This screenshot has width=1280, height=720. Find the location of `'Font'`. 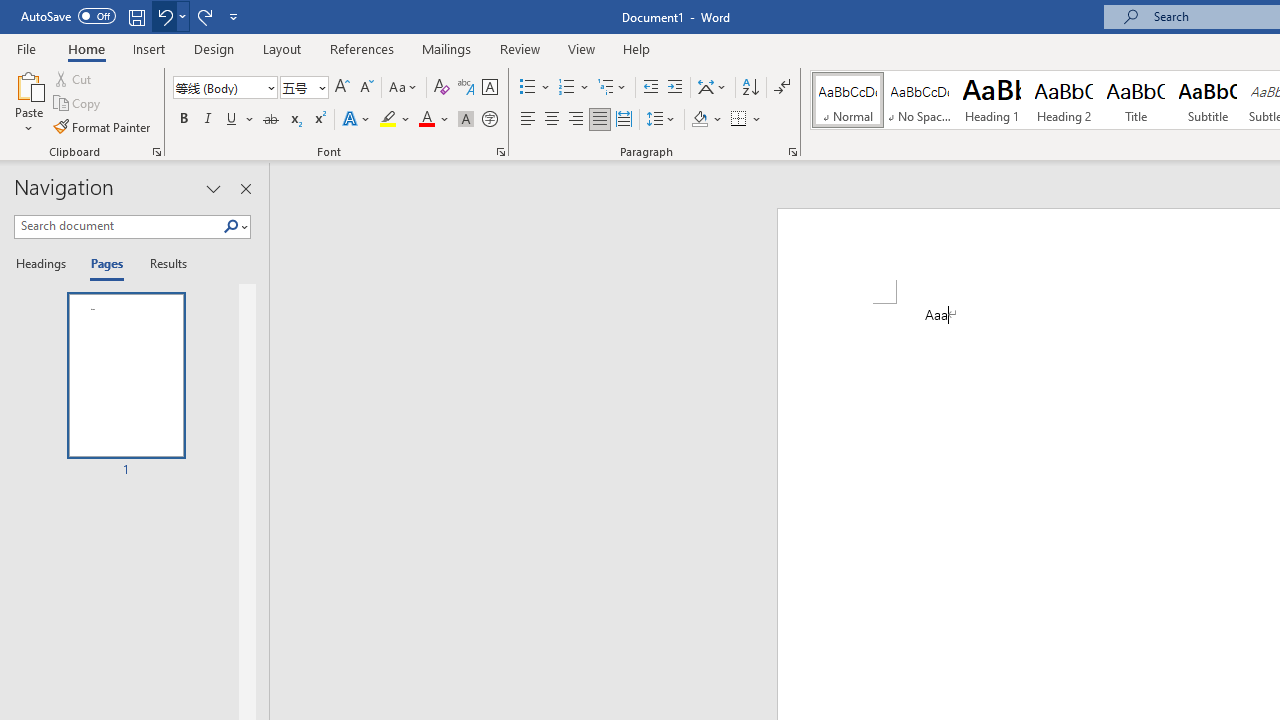

'Font' is located at coordinates (225, 86).